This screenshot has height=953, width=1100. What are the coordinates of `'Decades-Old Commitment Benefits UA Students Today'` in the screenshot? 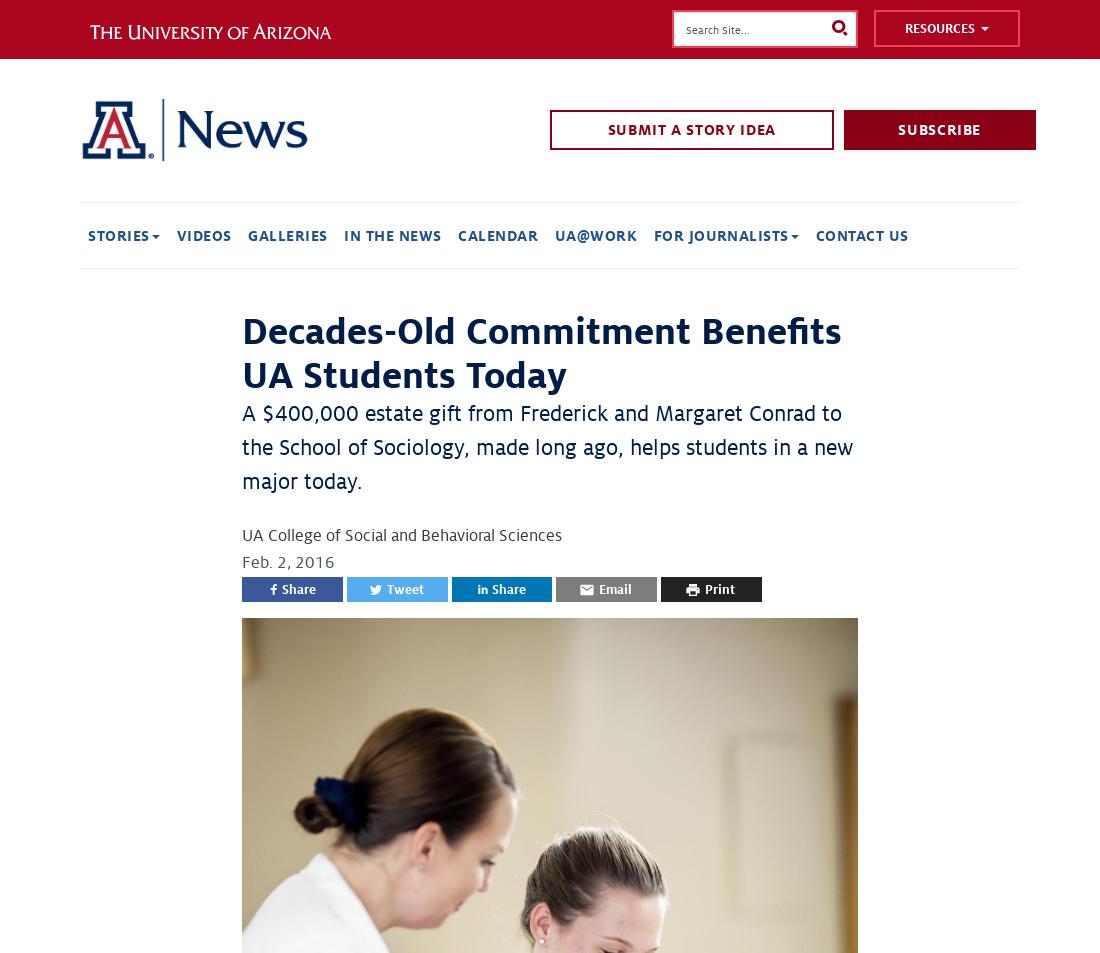 It's located at (541, 353).